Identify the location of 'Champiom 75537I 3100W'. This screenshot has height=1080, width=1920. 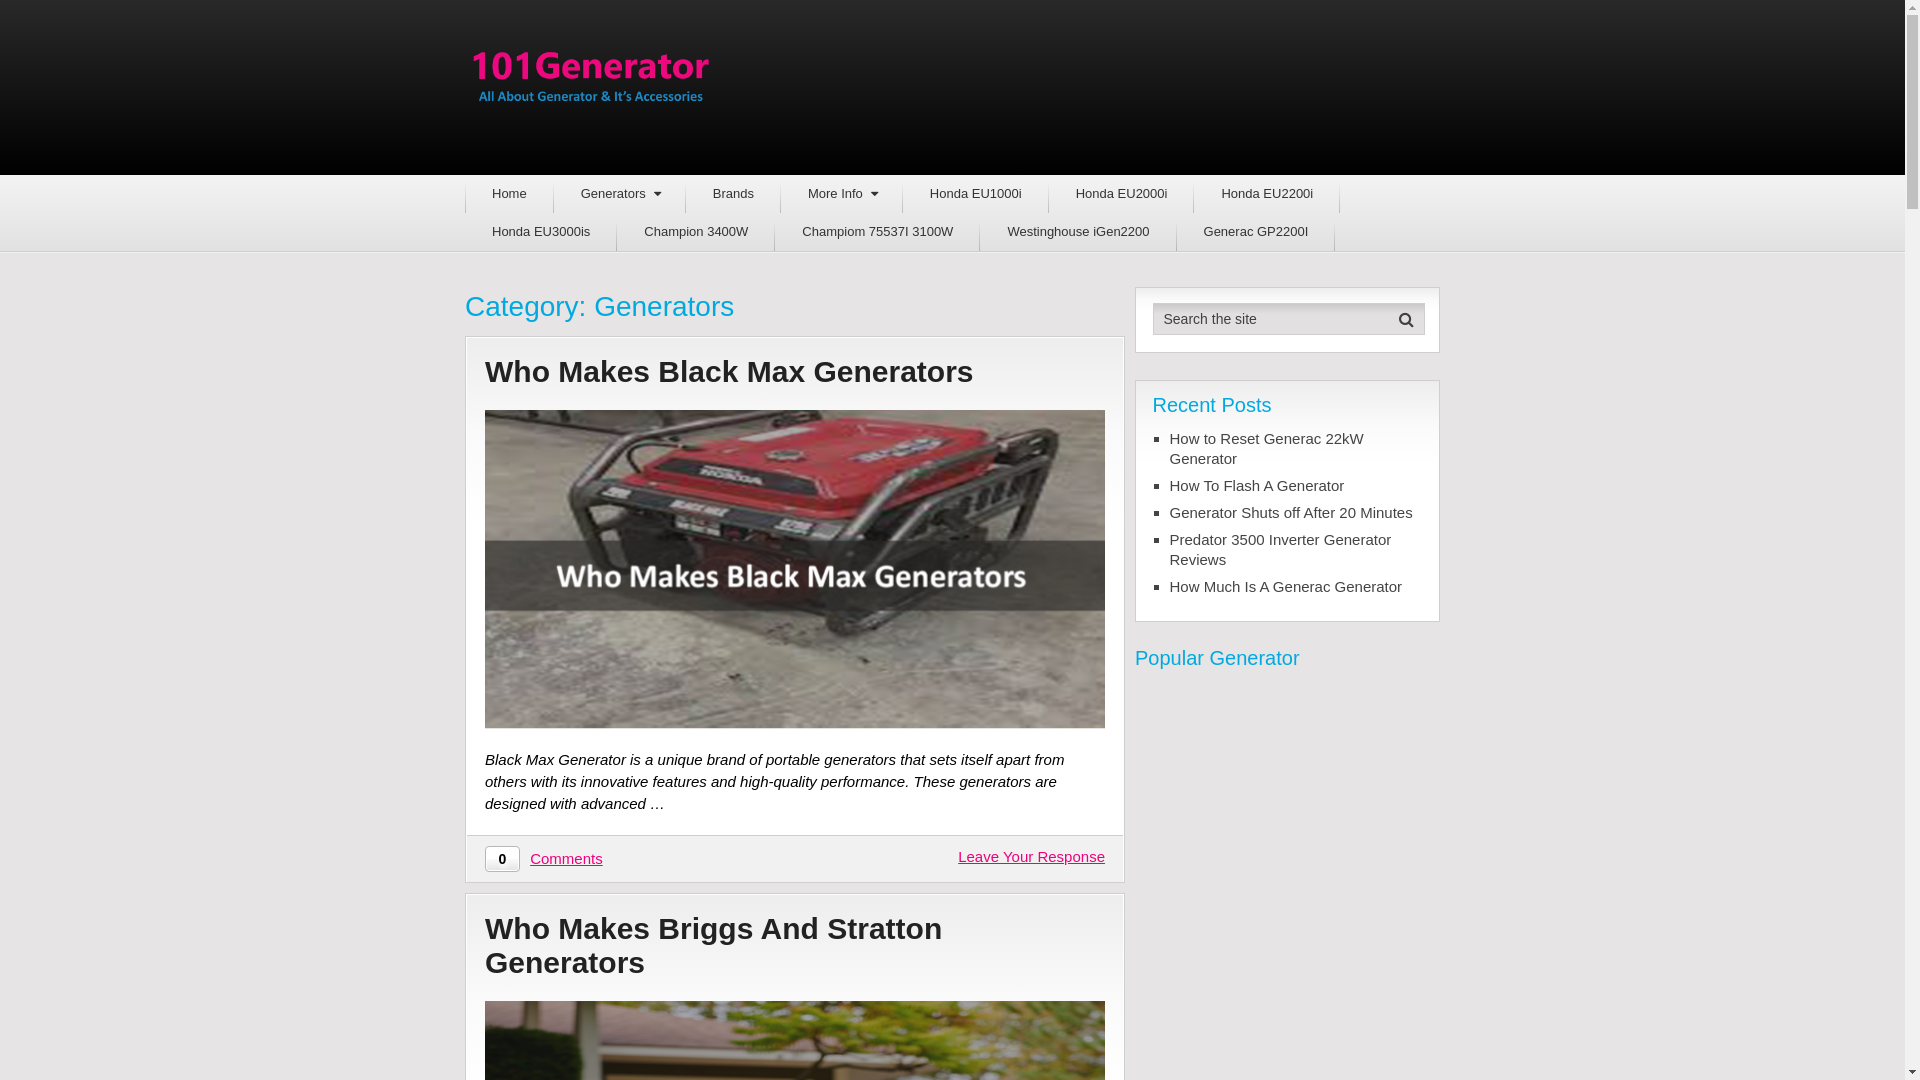
(773, 230).